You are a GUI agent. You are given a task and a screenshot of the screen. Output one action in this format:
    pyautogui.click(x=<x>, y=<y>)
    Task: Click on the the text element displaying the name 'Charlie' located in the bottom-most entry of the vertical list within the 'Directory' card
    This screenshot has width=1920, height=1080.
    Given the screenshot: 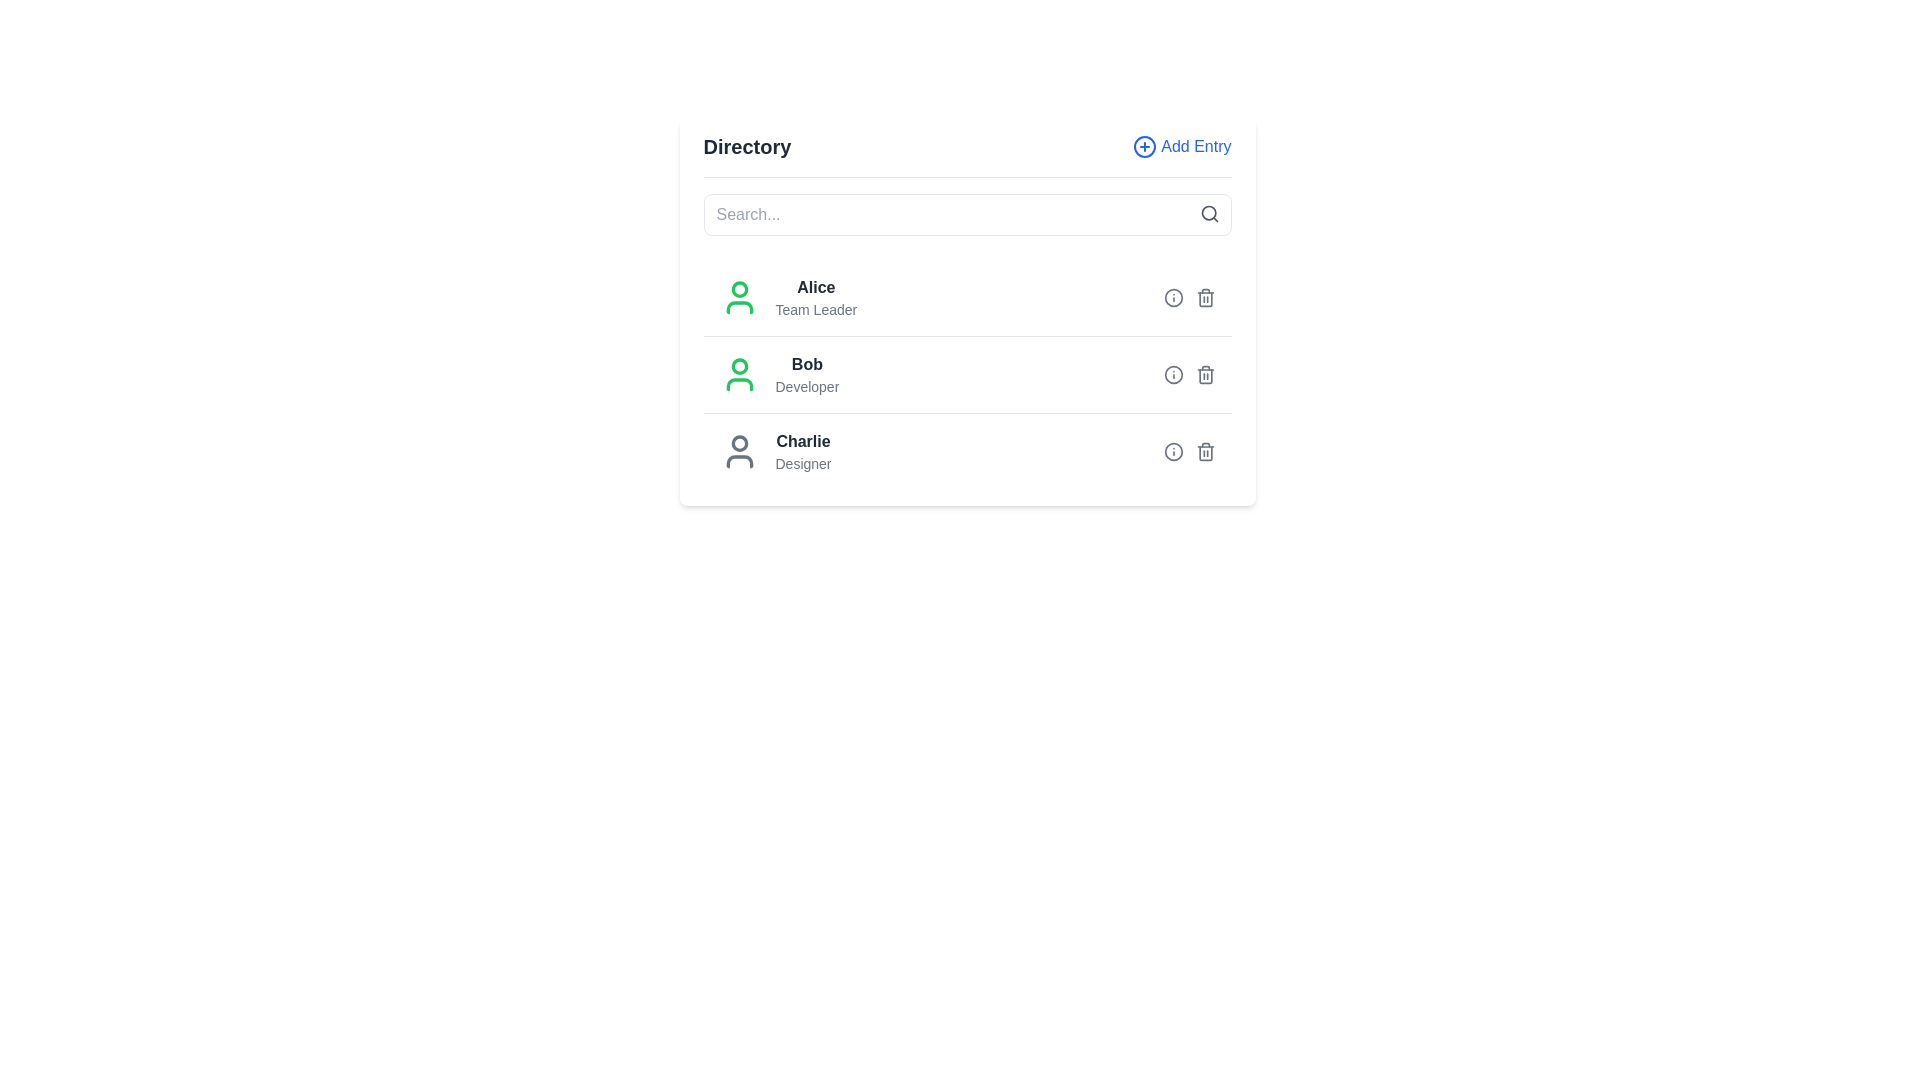 What is the action you would take?
    pyautogui.click(x=803, y=441)
    